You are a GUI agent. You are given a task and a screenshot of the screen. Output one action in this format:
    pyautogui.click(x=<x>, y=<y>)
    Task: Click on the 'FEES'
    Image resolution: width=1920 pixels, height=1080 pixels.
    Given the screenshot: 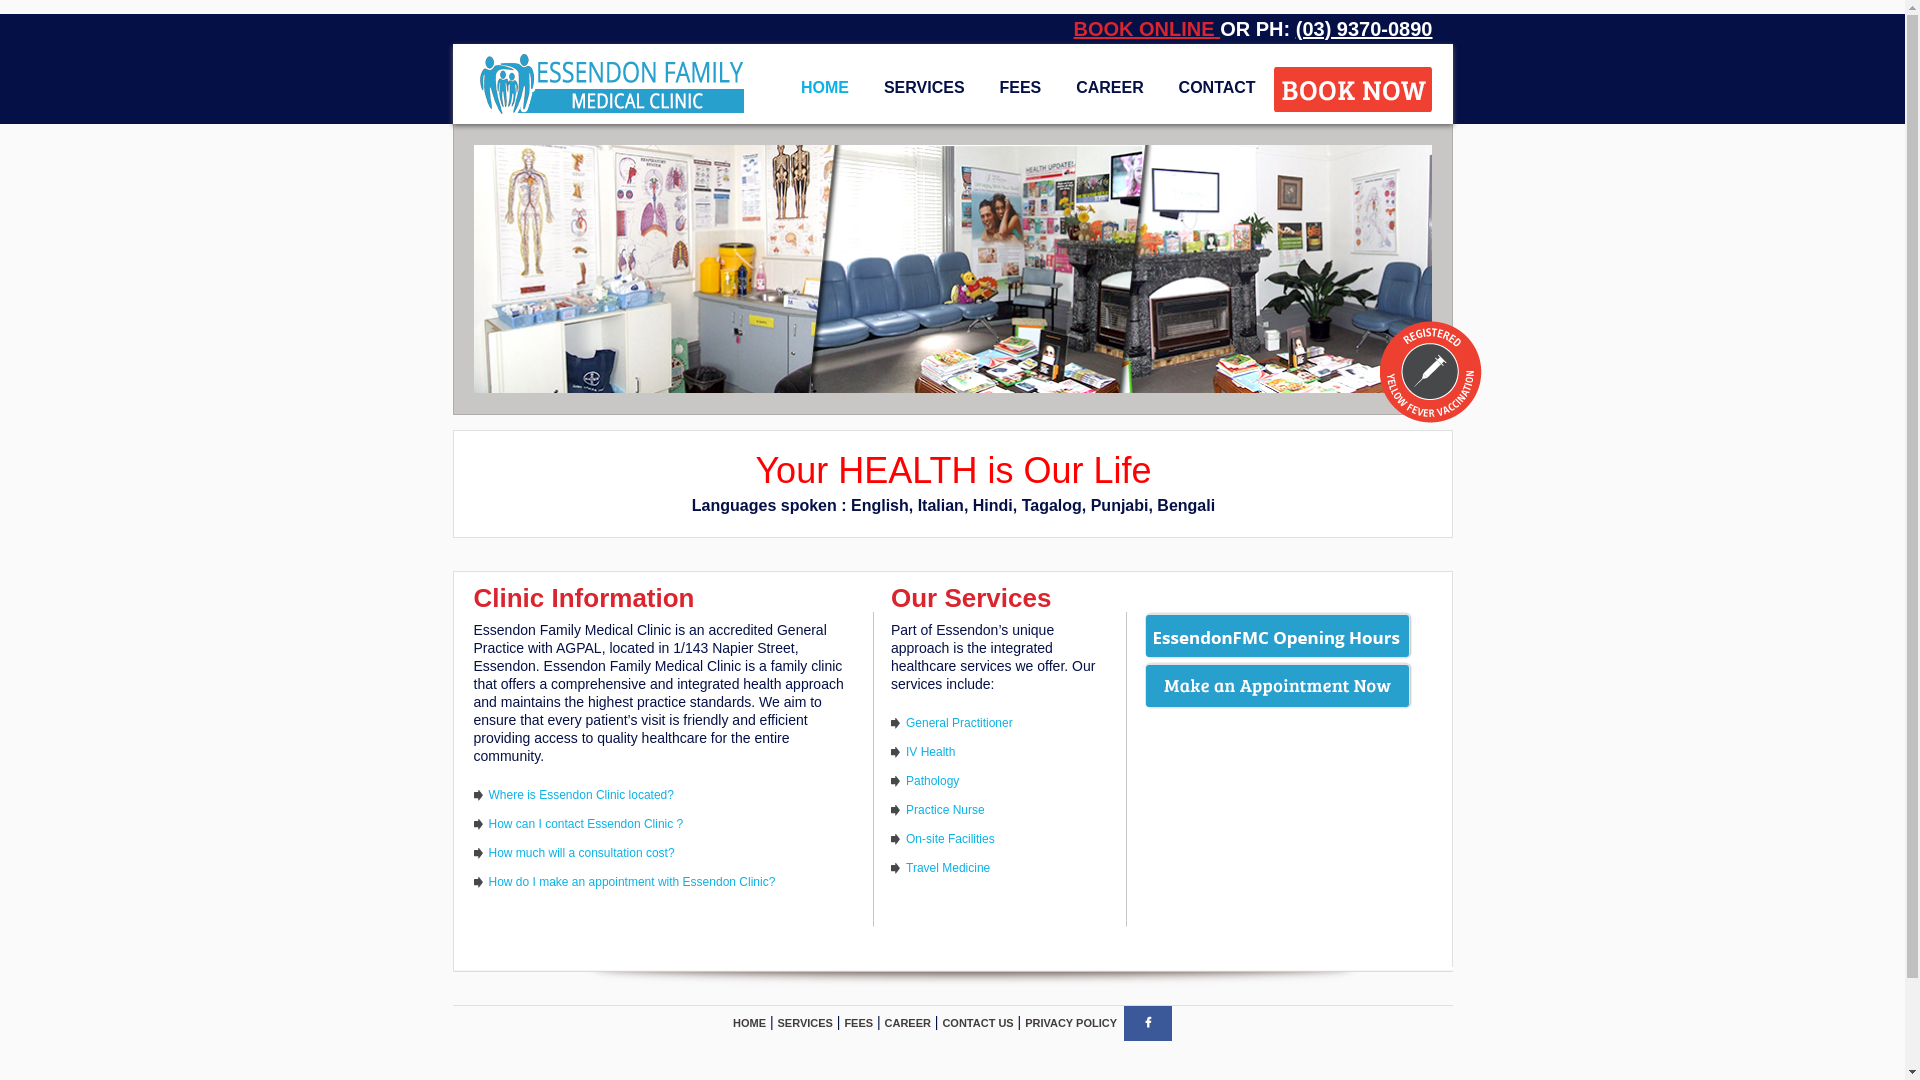 What is the action you would take?
    pyautogui.click(x=1019, y=86)
    